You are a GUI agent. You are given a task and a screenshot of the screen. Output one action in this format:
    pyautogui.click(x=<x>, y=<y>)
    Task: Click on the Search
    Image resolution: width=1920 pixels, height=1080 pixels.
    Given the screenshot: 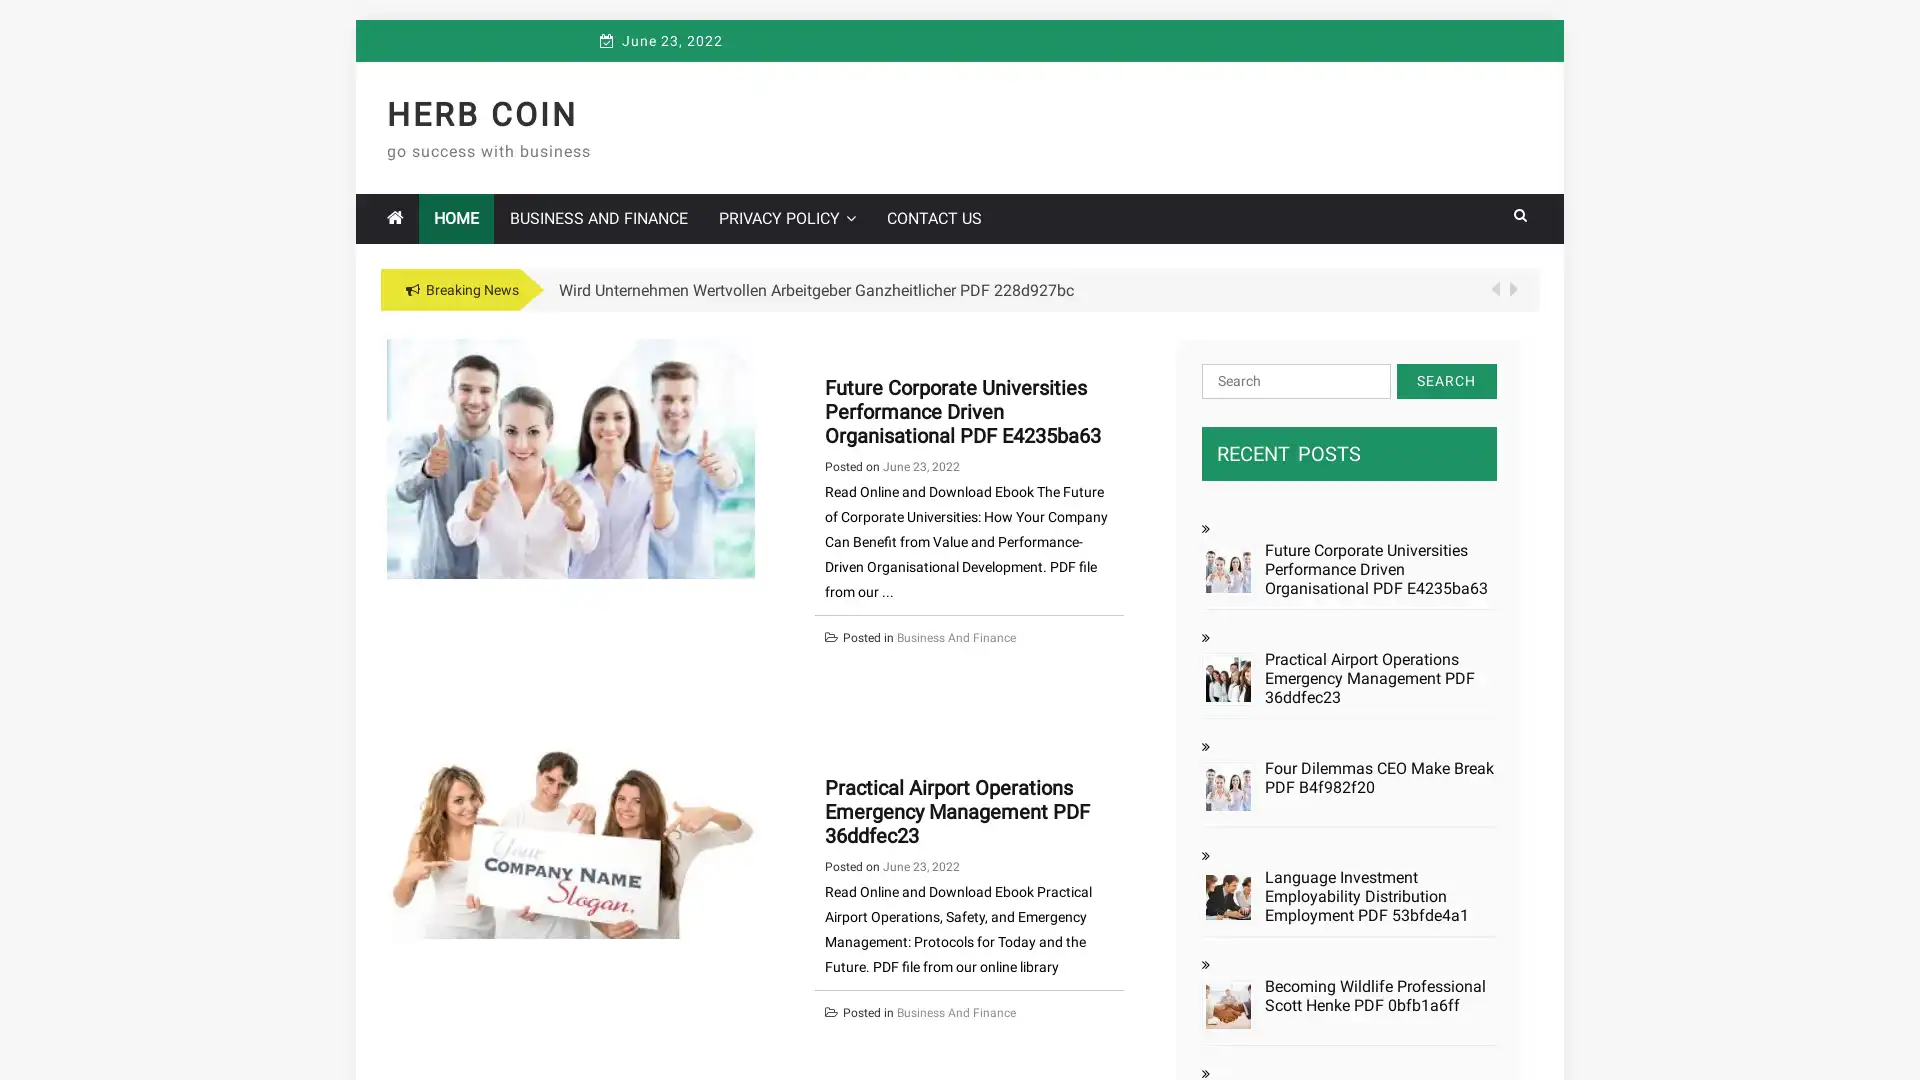 What is the action you would take?
    pyautogui.click(x=1445, y=380)
    